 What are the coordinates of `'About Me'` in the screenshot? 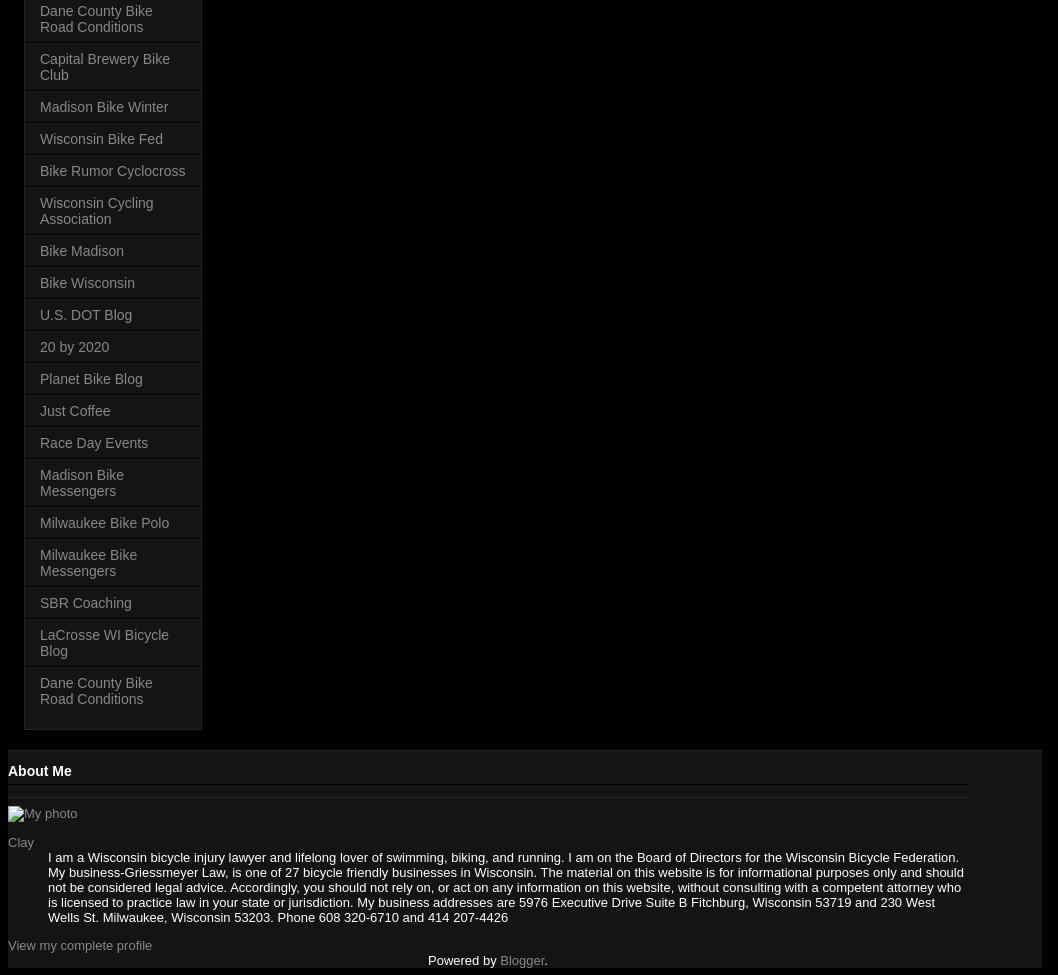 It's located at (39, 768).